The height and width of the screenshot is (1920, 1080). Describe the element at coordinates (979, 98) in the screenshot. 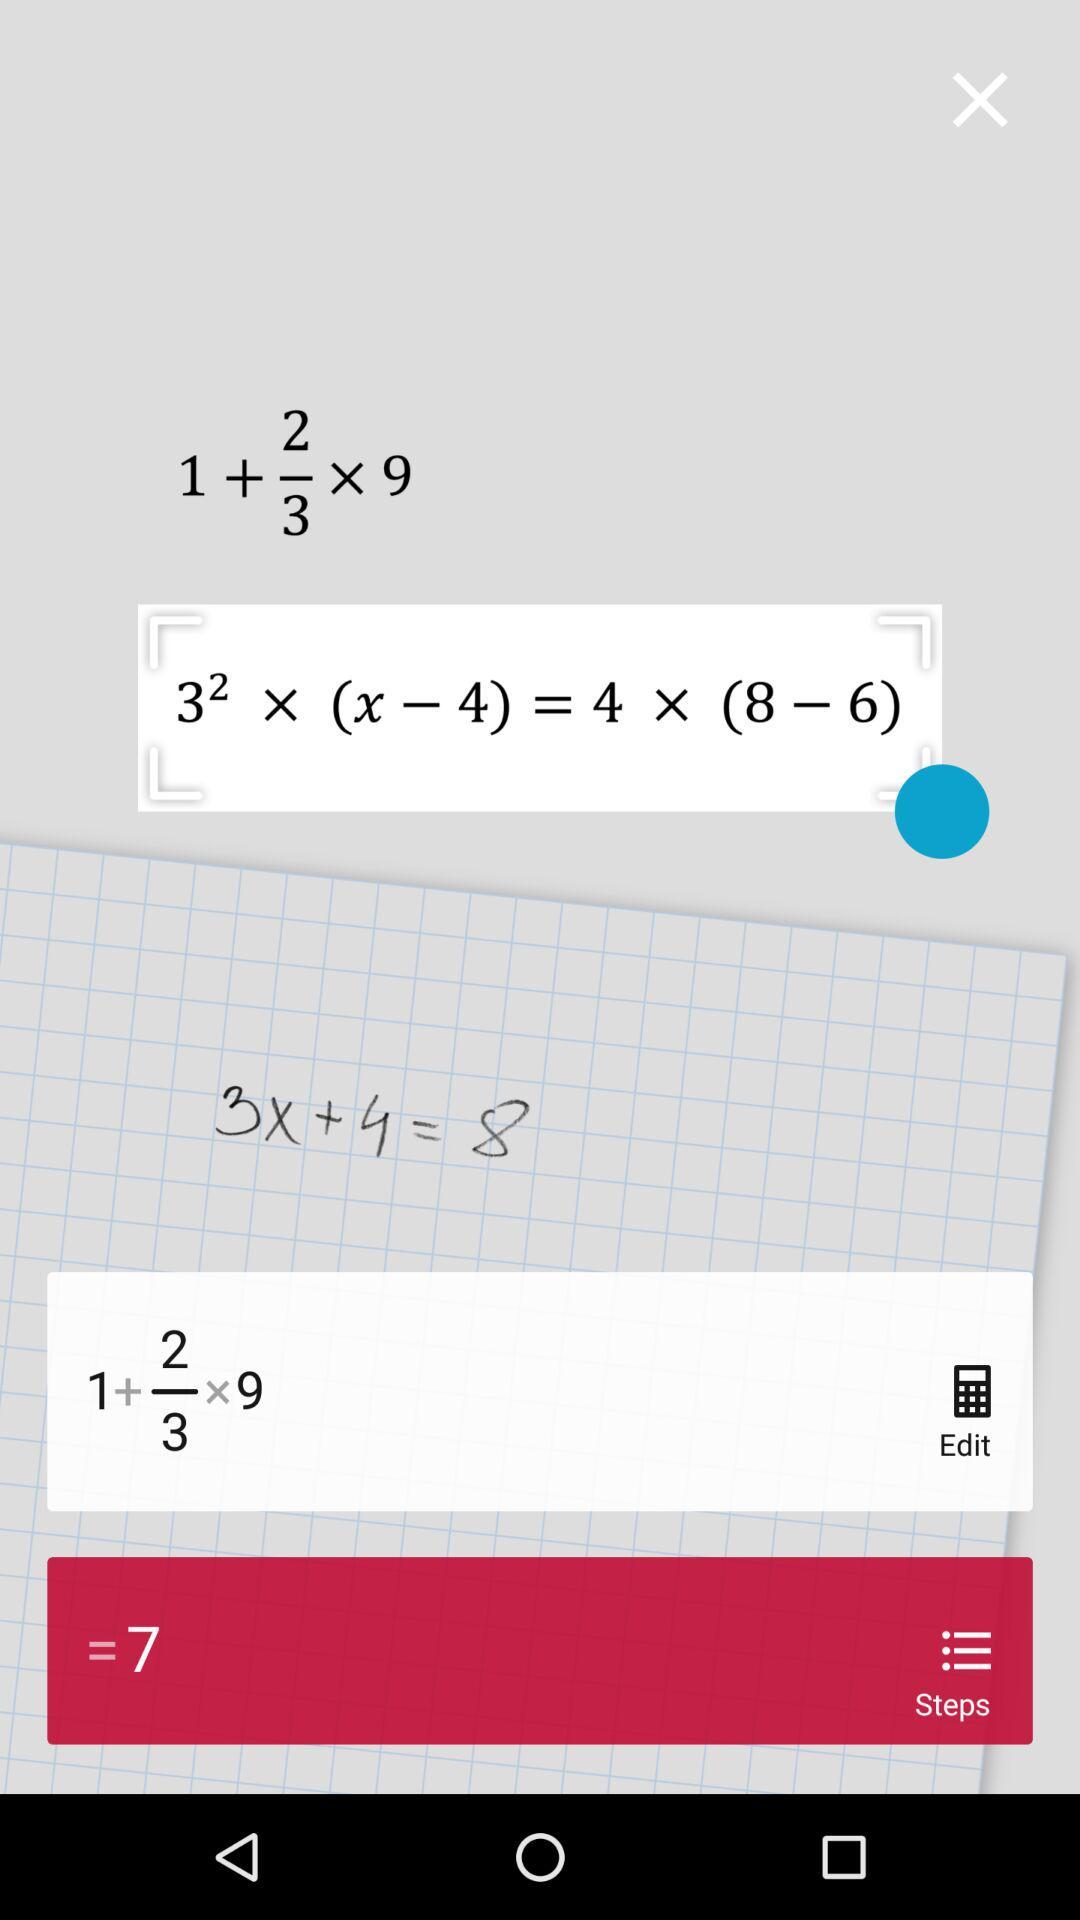

I see `the page` at that location.